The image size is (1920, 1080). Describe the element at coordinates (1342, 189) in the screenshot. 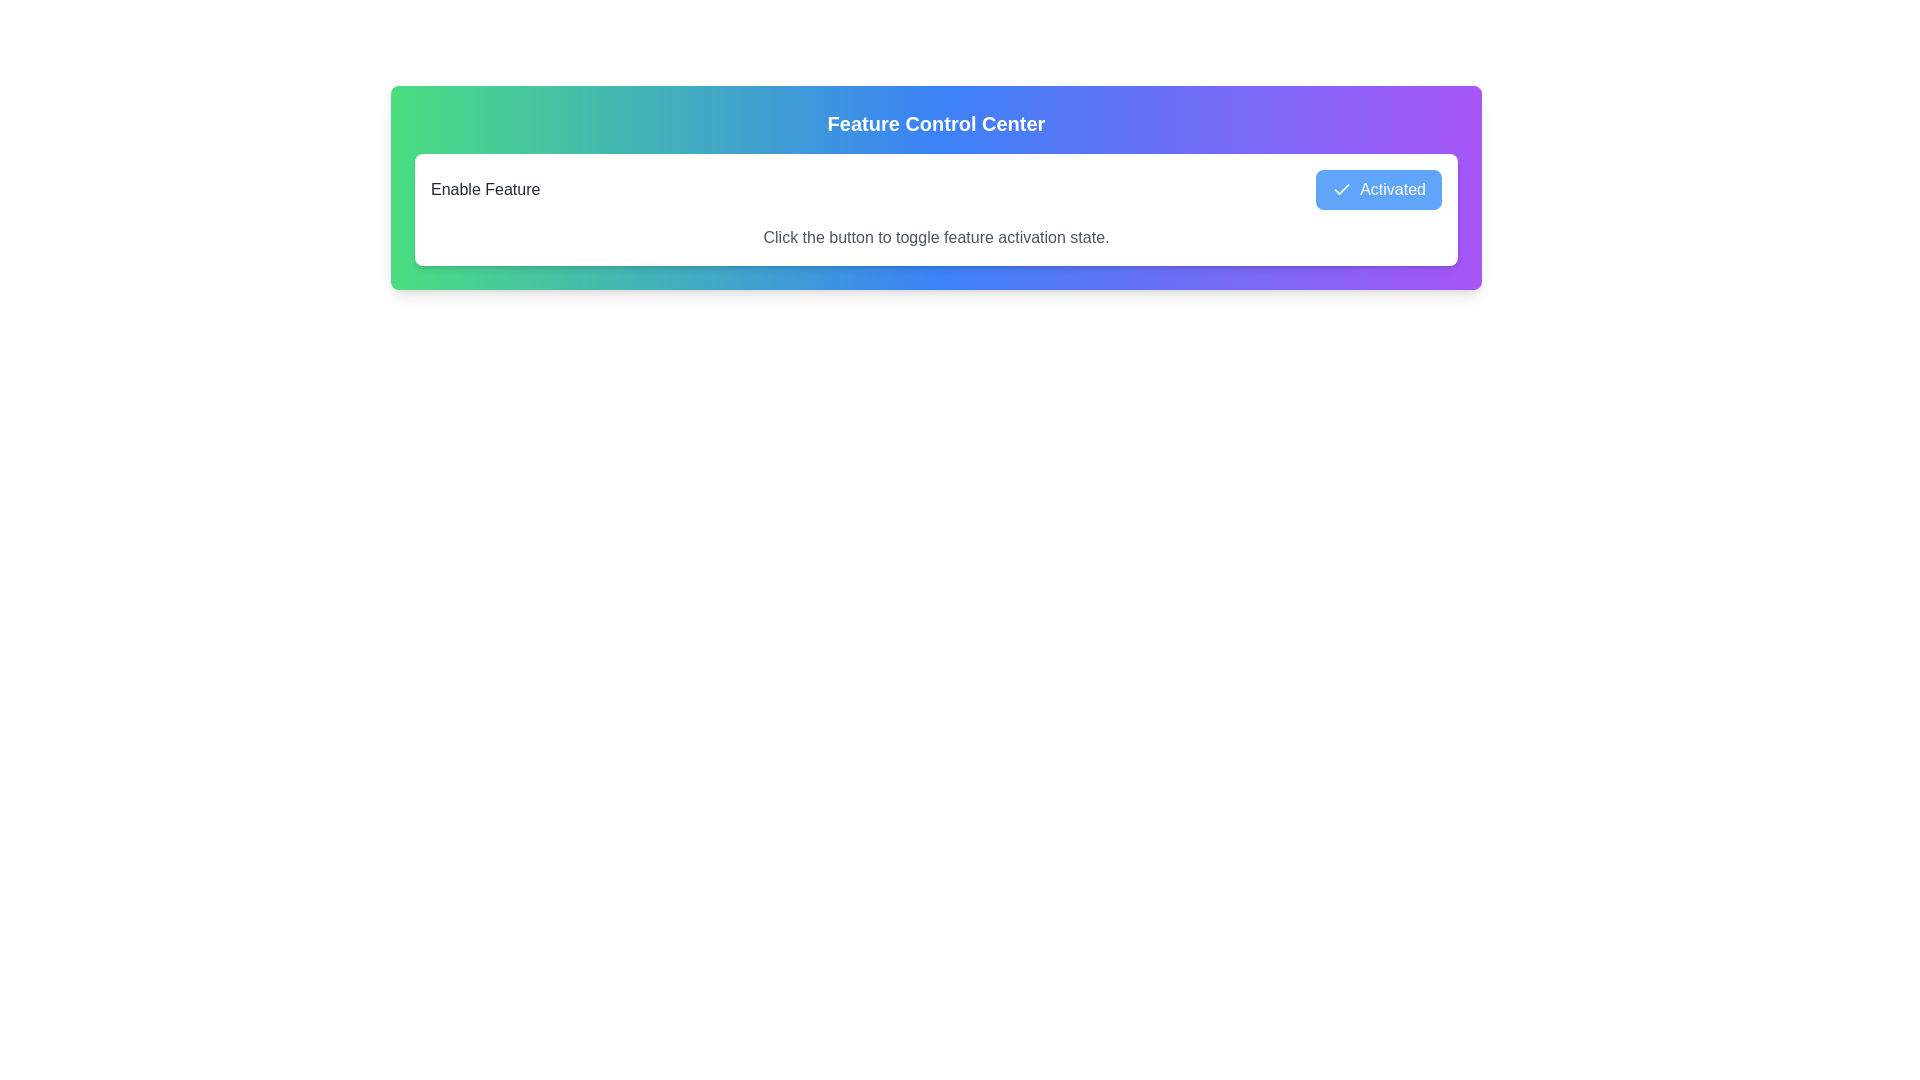

I see `the visual representation of the Icon indicating the active state of the 'Activated' button, located on the left side of the button in the top-right corner of the white card` at that location.